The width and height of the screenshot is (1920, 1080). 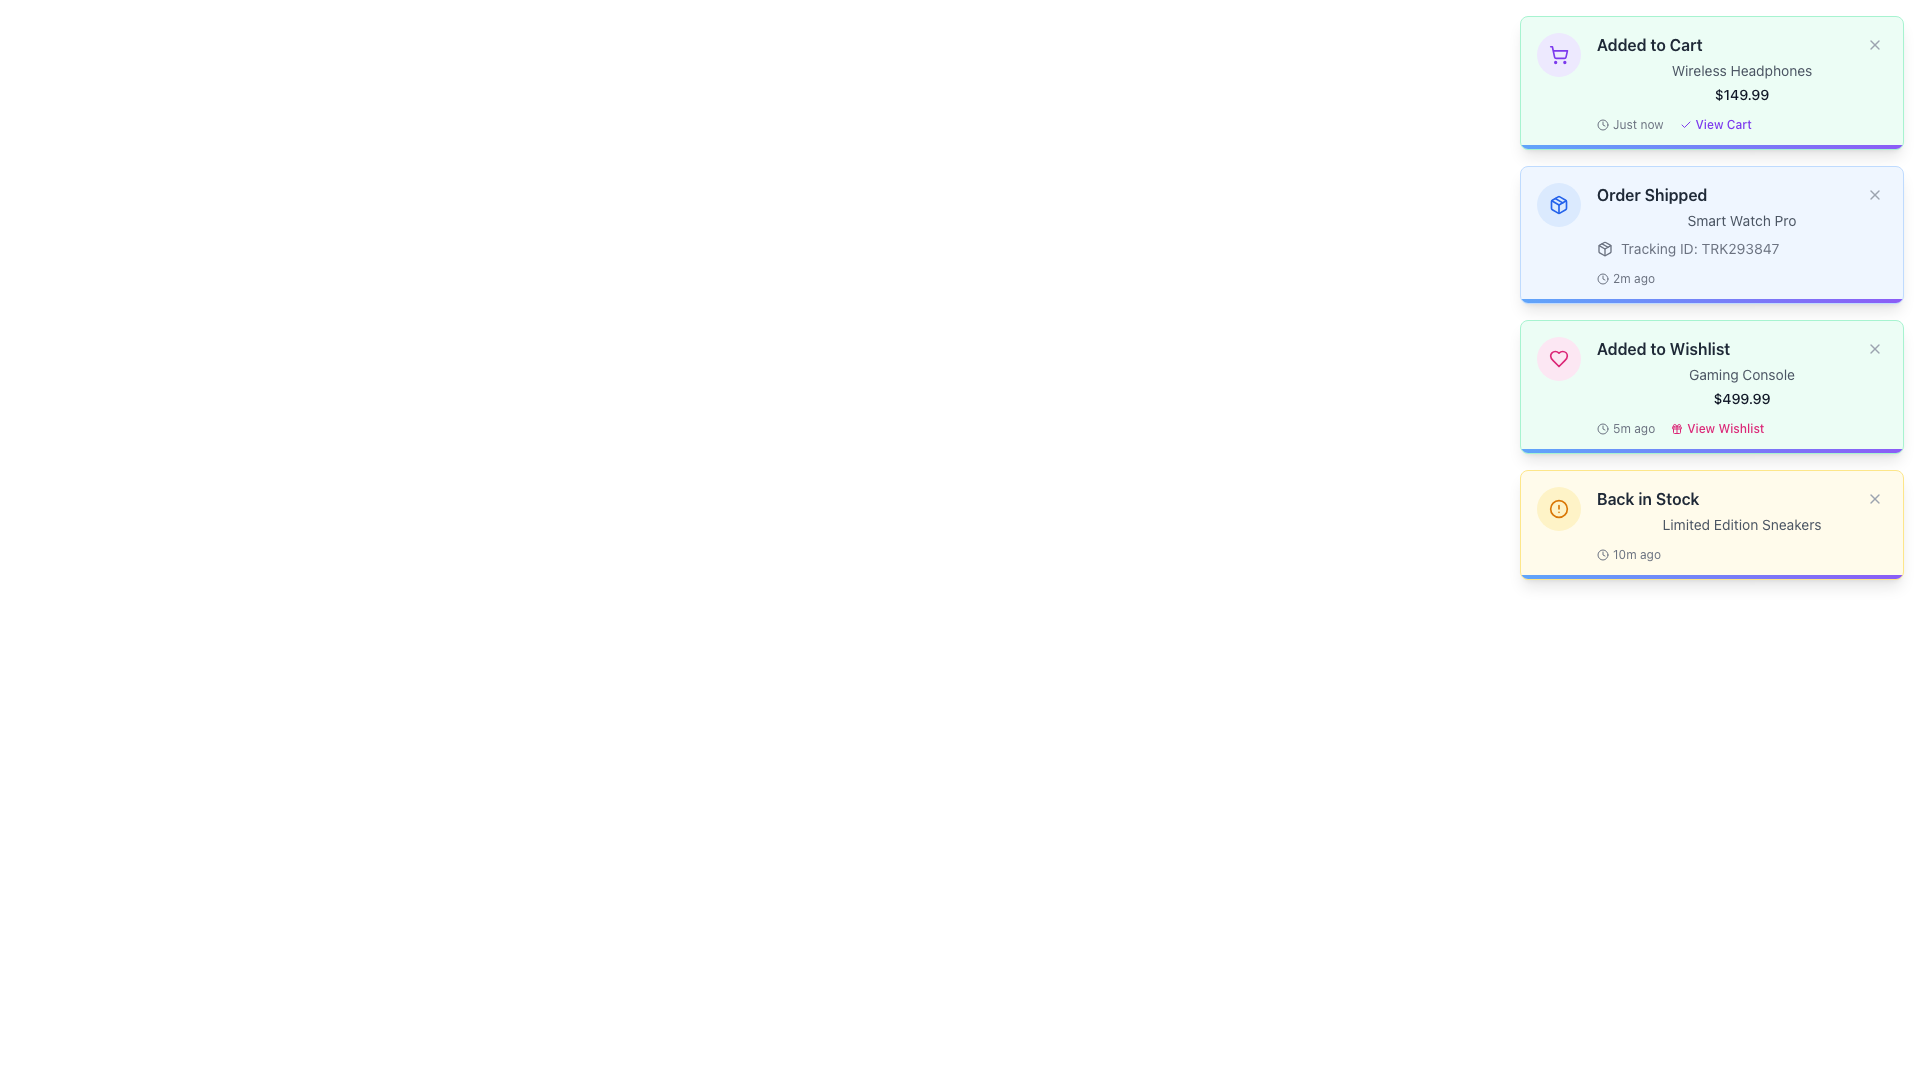 I want to click on the static text label that contains the text 'Gaming Console', which is located under the 'Added to Wishlist' heading and above the price '$499.99', so click(x=1741, y=374).